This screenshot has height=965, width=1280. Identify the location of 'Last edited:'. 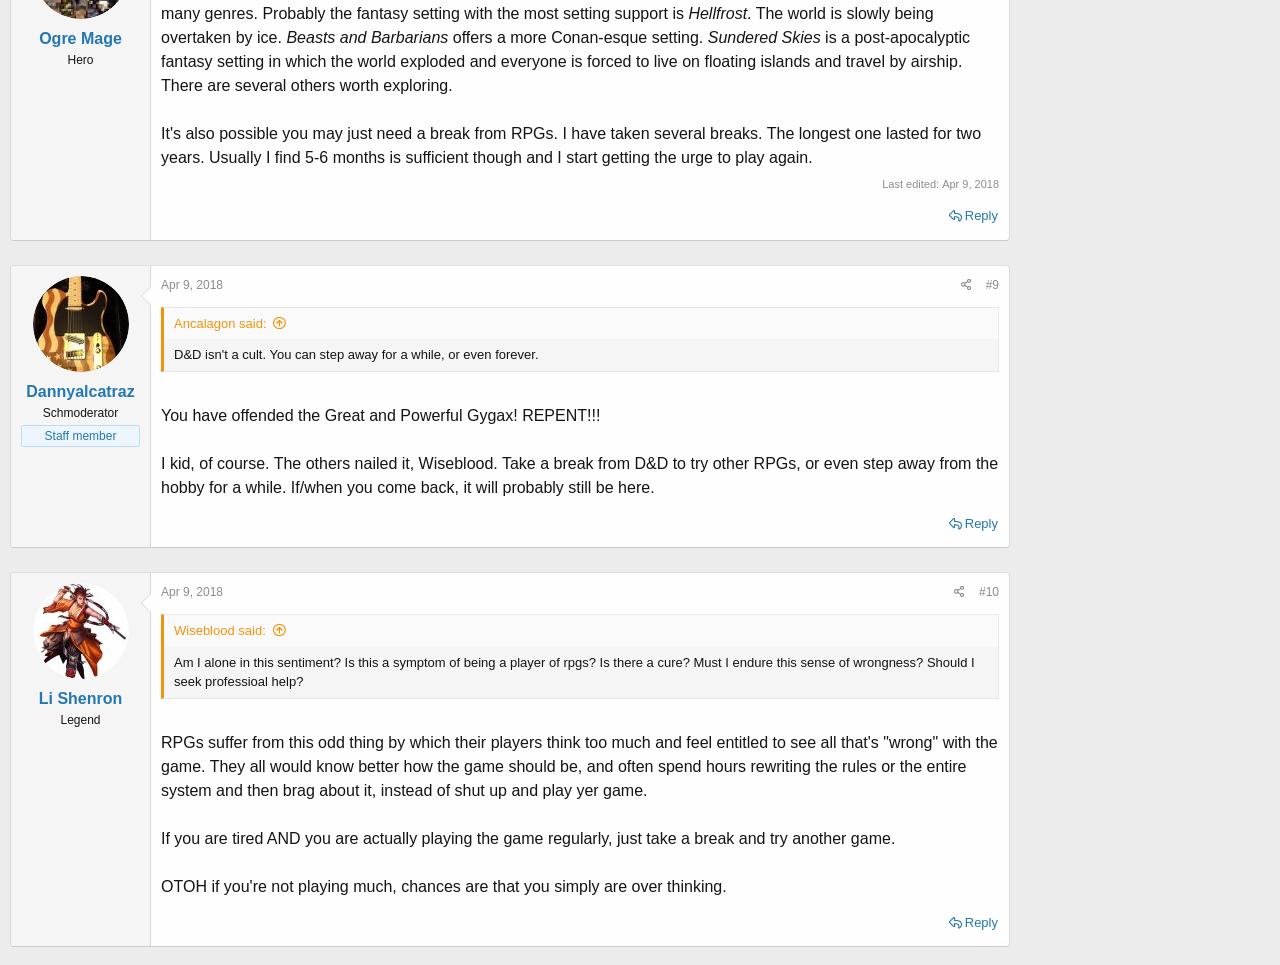
(911, 181).